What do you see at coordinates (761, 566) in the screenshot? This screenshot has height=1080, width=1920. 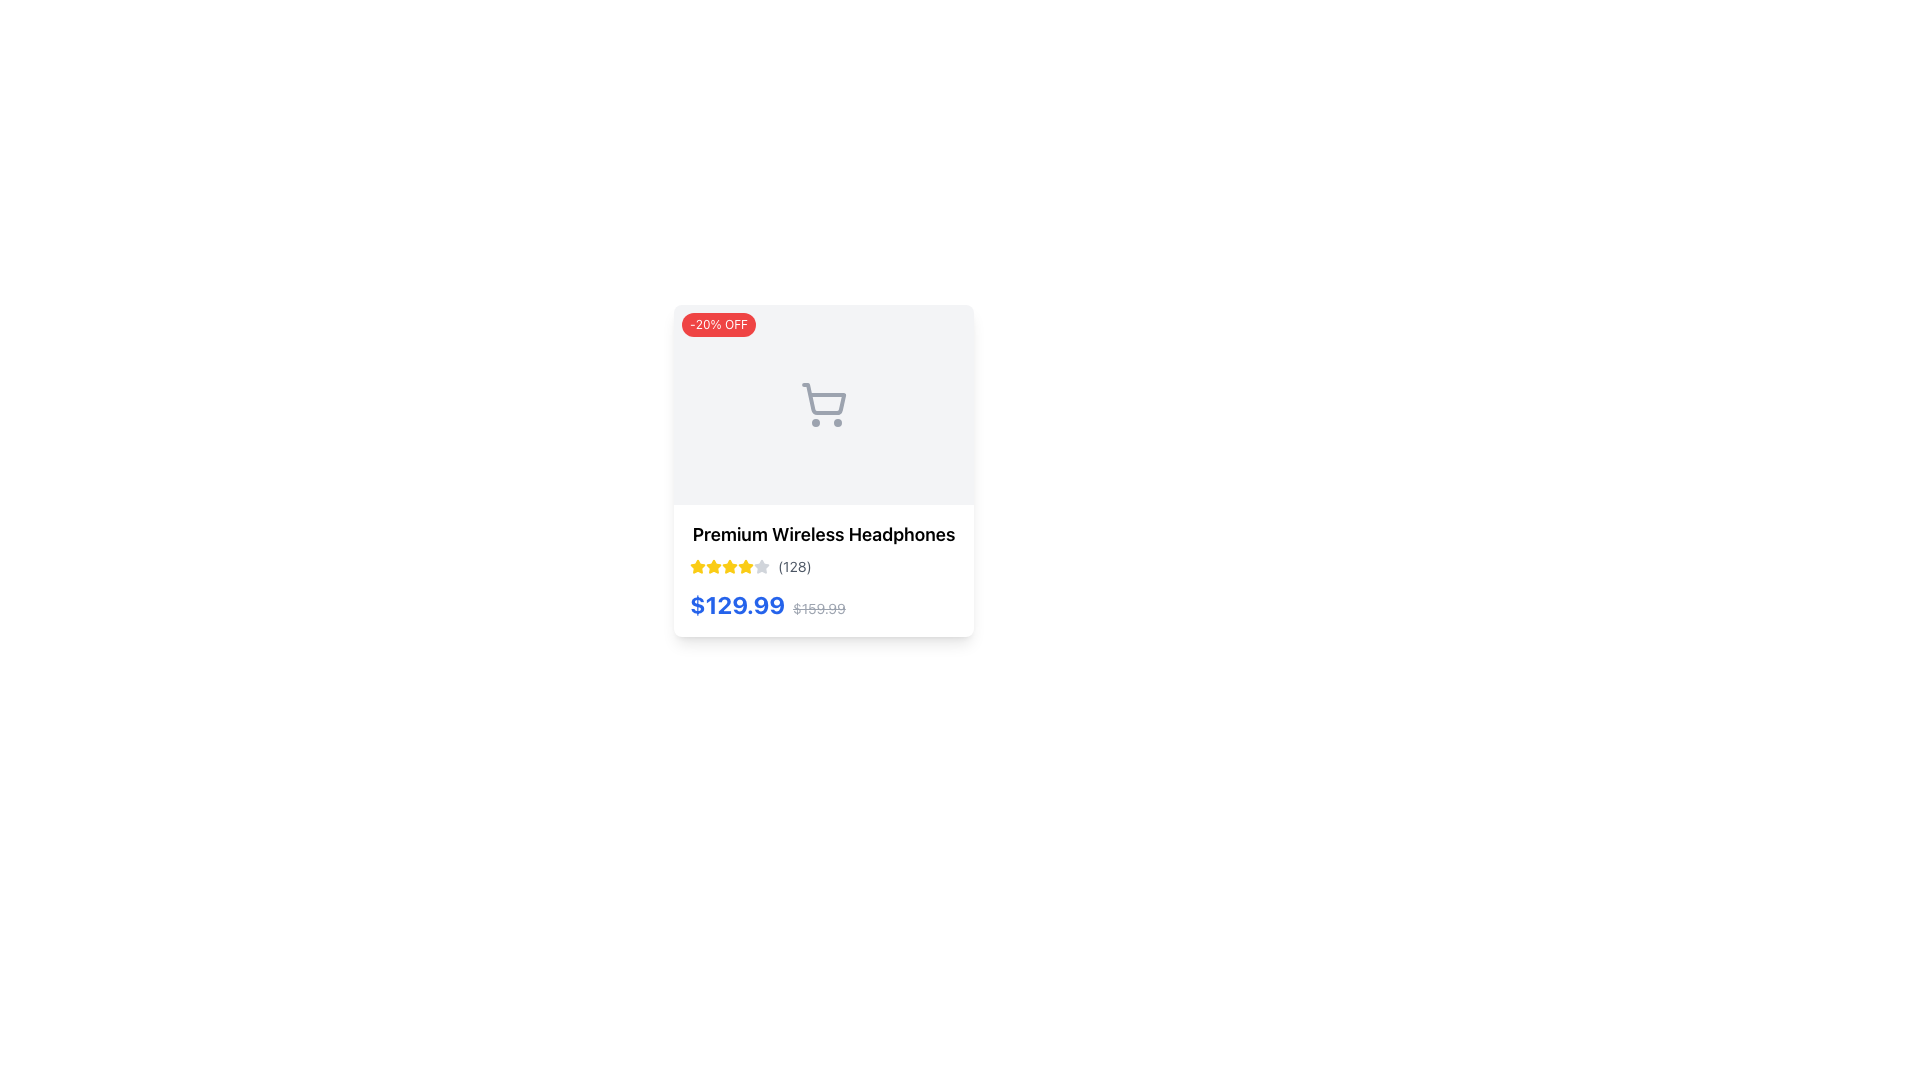 I see `the fifth star-shaped rating icon that is grayish and filled, located below the product title 'Premium Wireless Headphones' and next to the number of reviews '128'` at bounding box center [761, 566].